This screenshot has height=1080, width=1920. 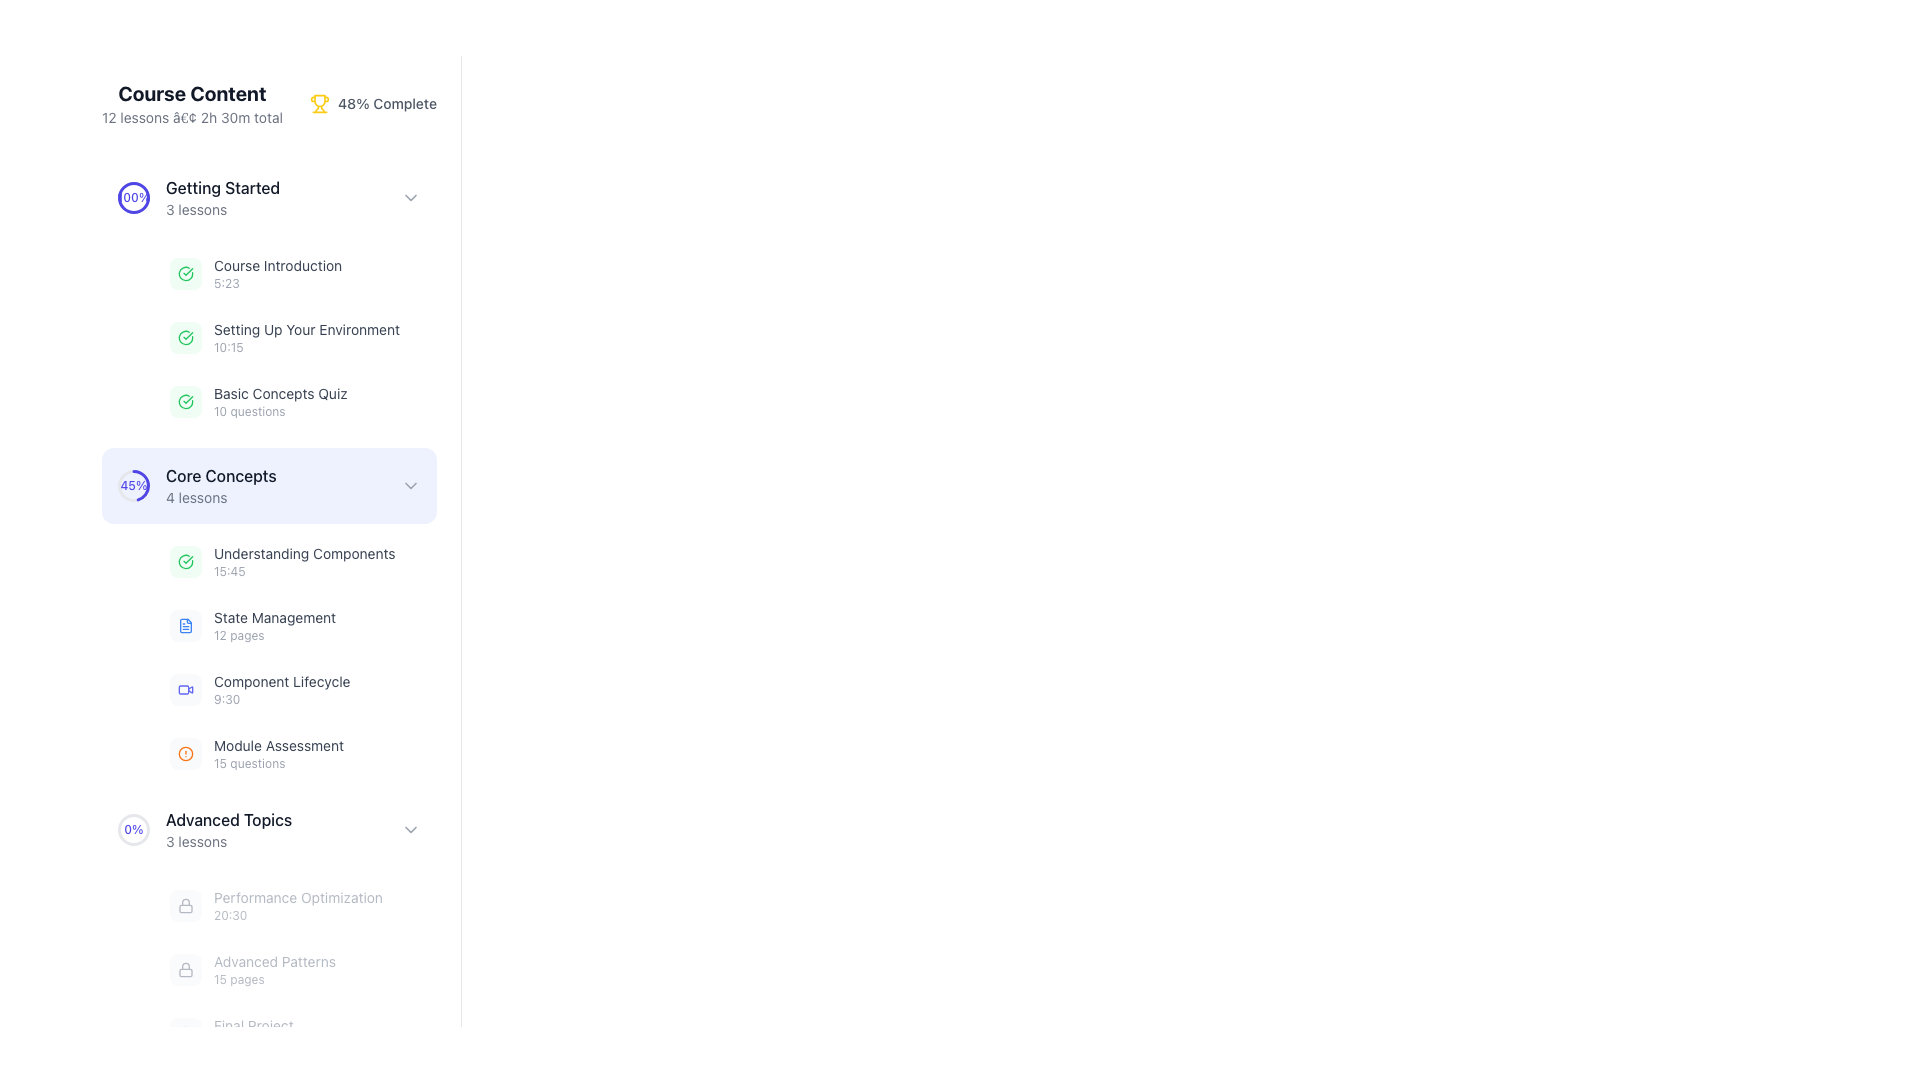 What do you see at coordinates (273, 624) in the screenshot?
I see `the 'State Management' text display, which is the second item under the 'Core Concepts' section in the left panel` at bounding box center [273, 624].